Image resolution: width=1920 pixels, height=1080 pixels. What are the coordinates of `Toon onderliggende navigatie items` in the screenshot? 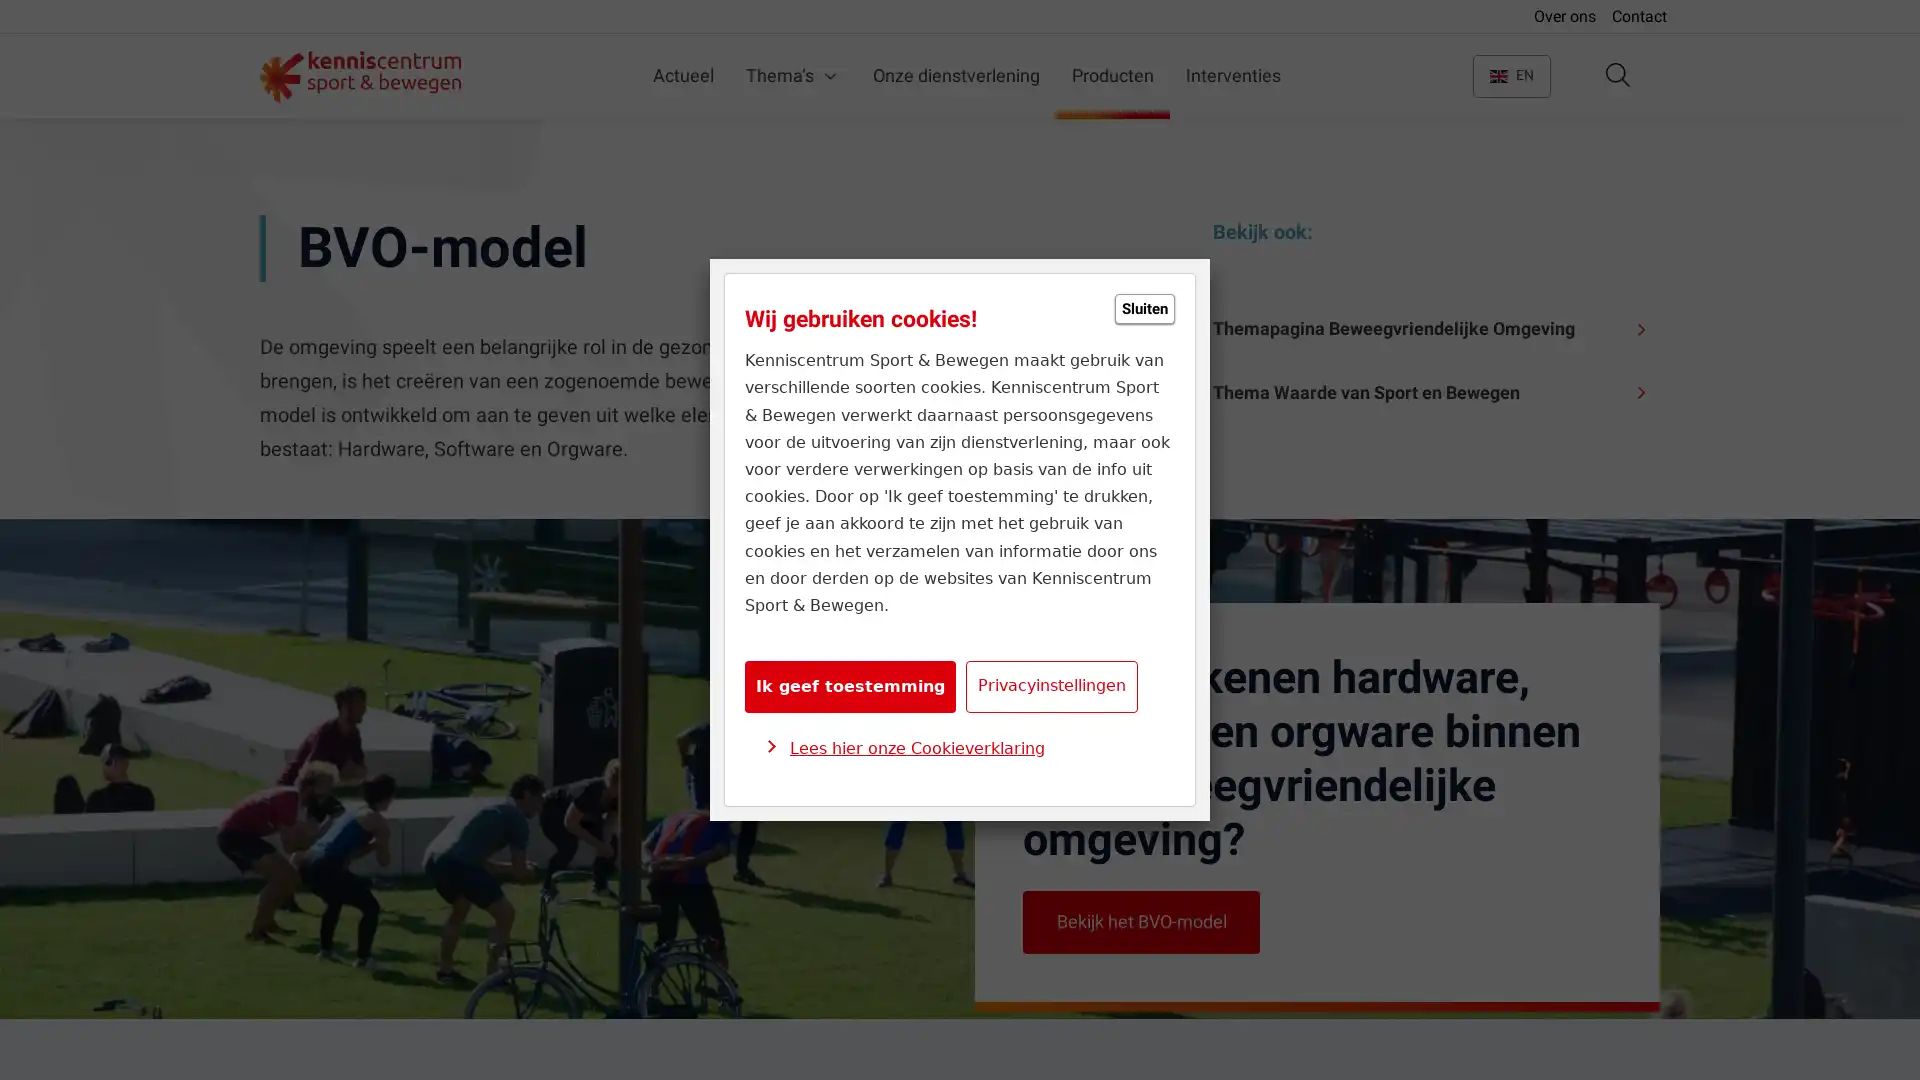 It's located at (728, 75).